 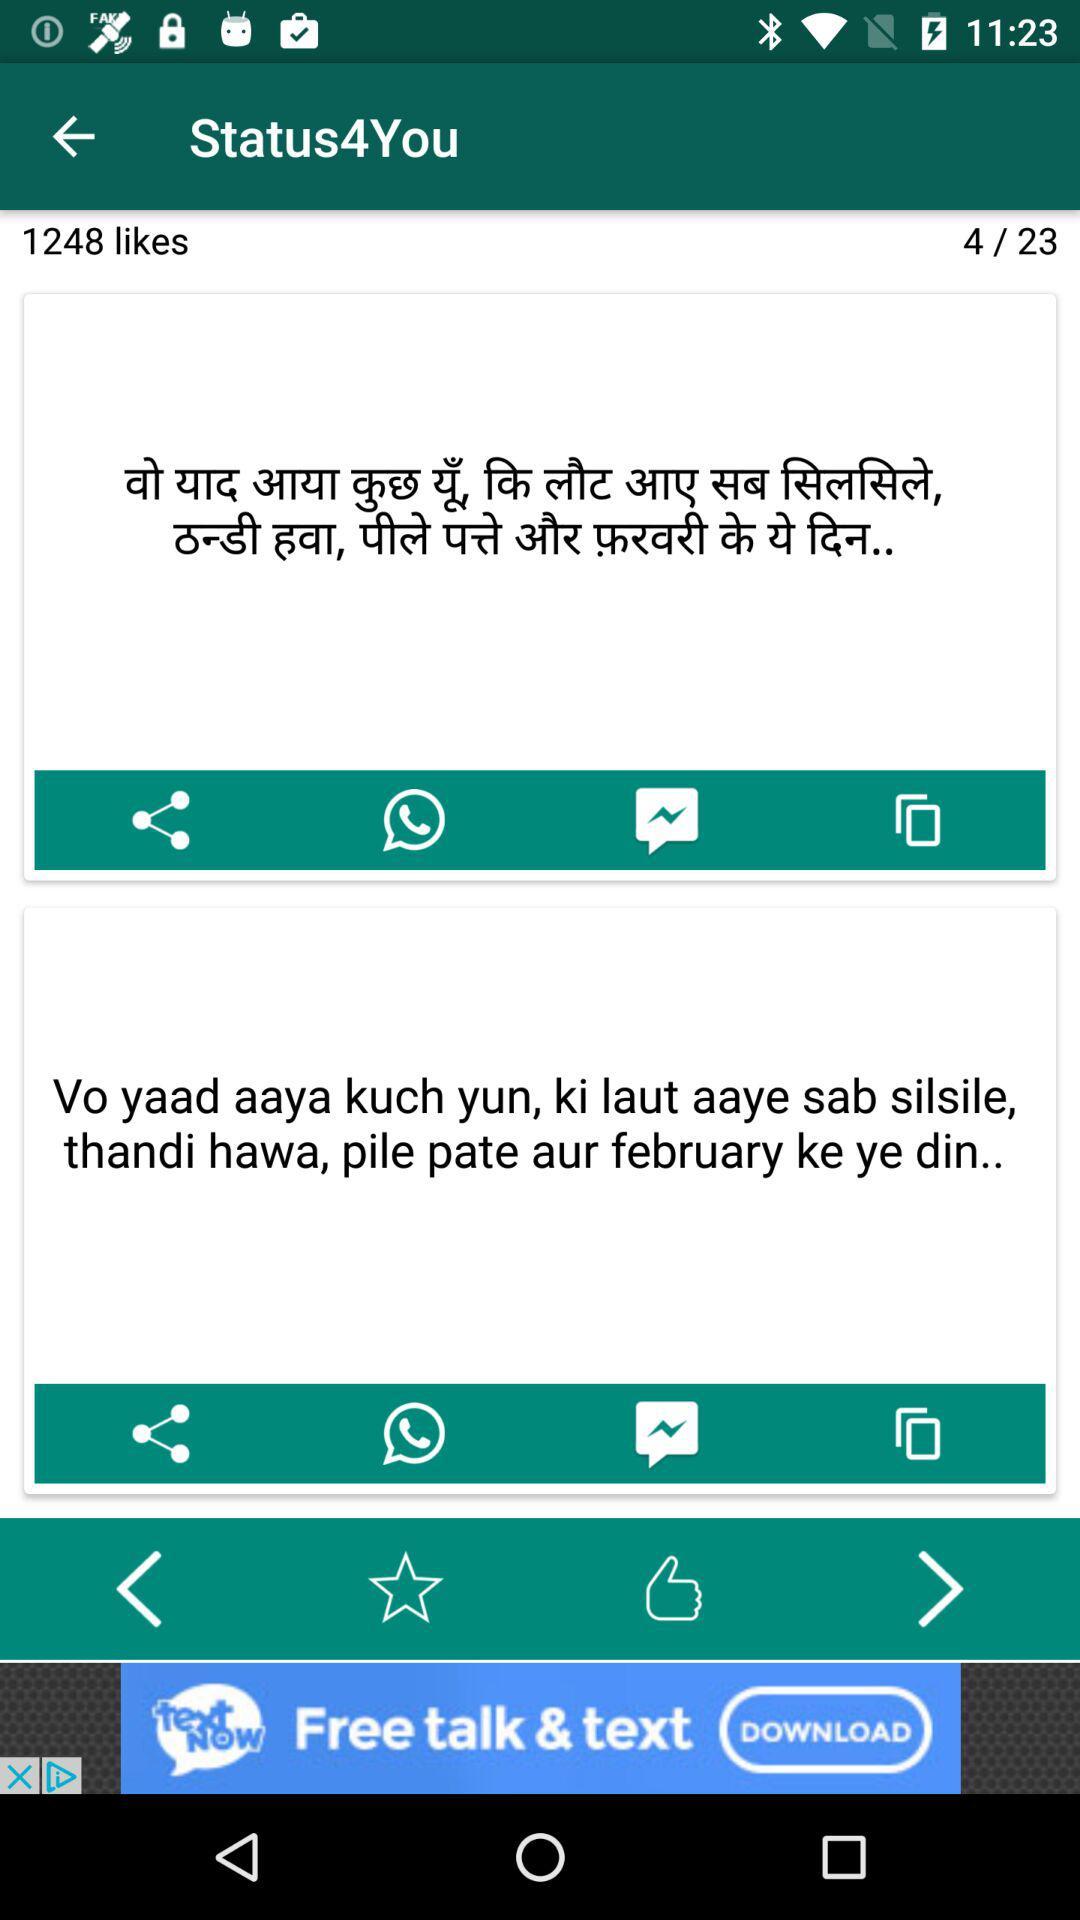 I want to click on a favorite button, so click(x=405, y=1587).